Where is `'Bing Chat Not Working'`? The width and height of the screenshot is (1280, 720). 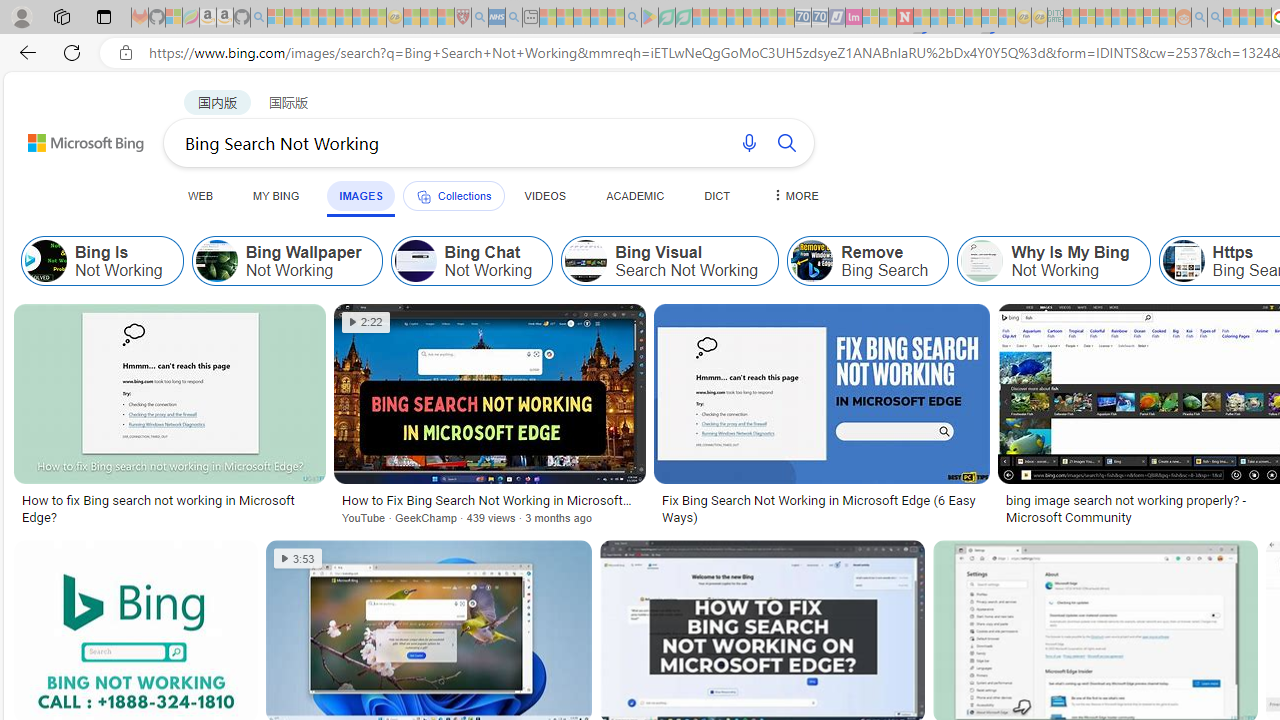 'Bing Chat Not Working' is located at coordinates (470, 260).